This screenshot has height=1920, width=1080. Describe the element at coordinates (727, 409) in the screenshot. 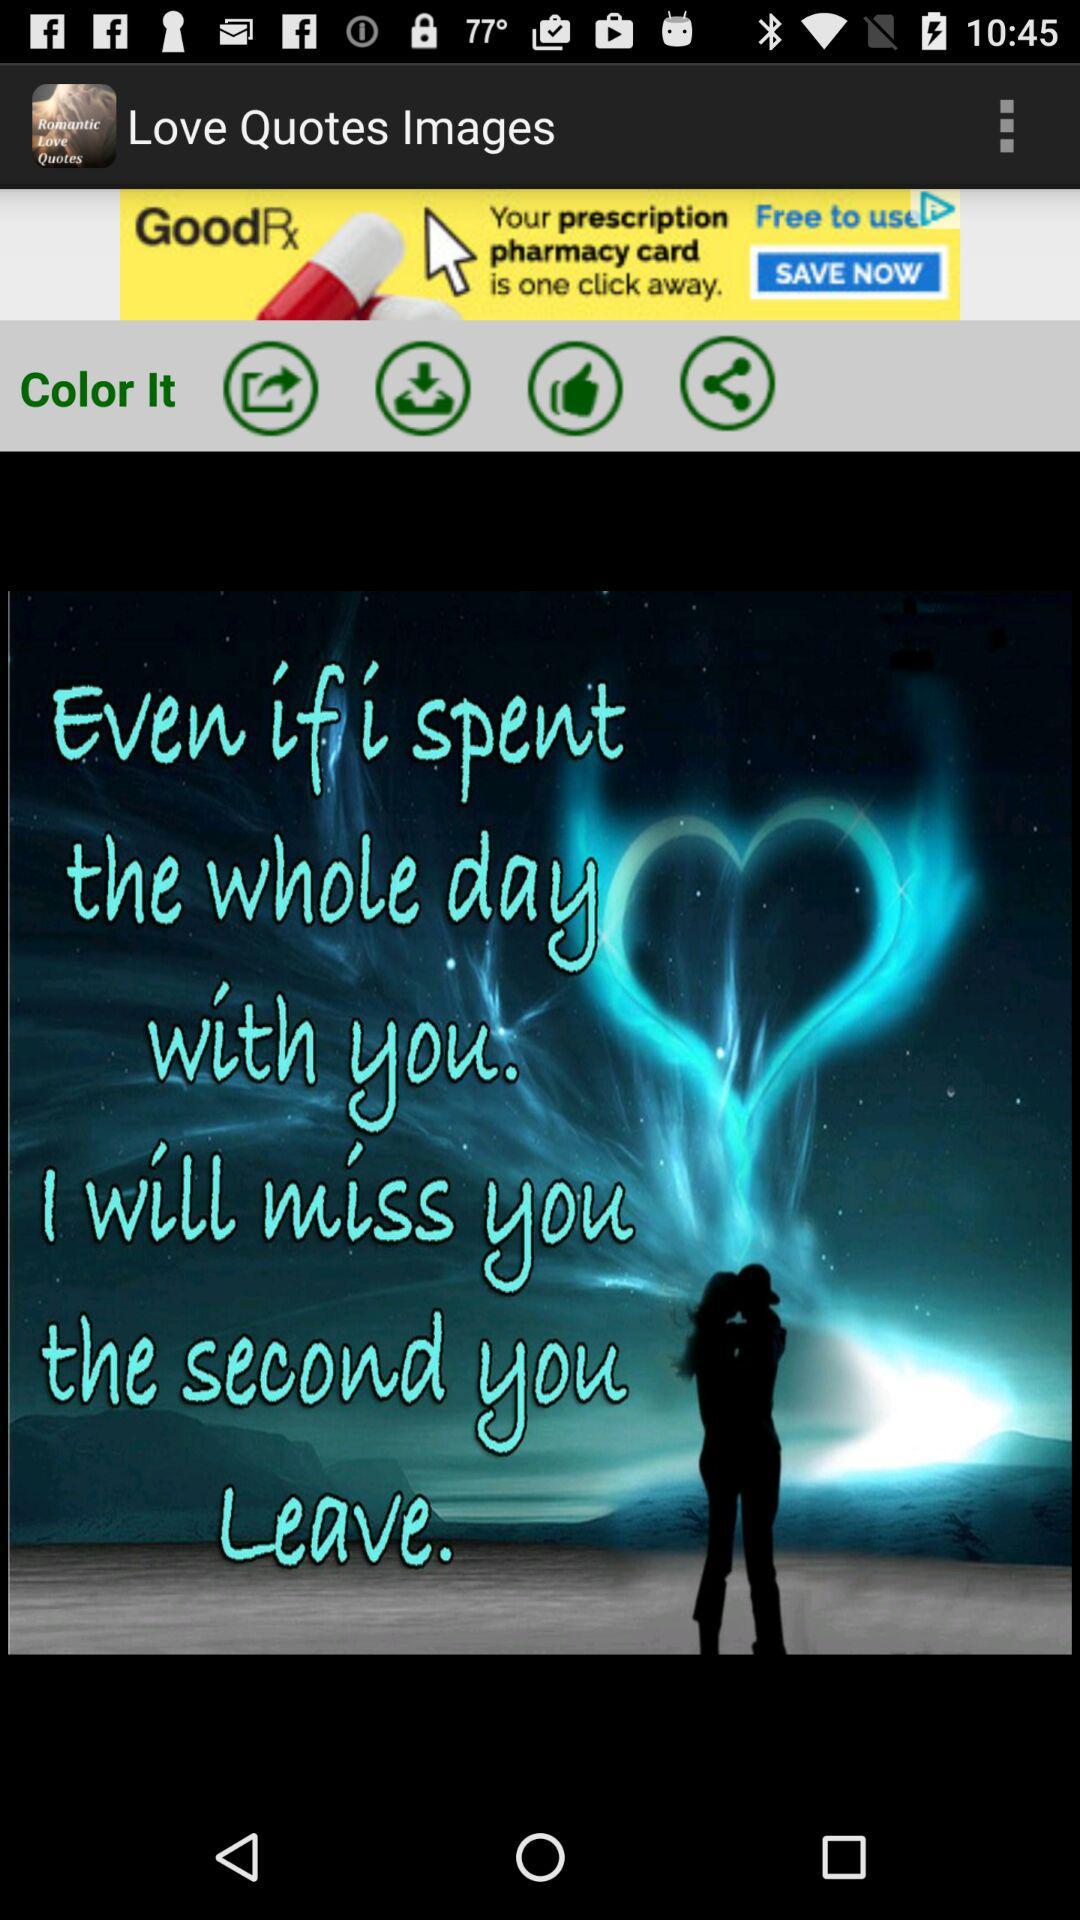

I see `the share icon` at that location.